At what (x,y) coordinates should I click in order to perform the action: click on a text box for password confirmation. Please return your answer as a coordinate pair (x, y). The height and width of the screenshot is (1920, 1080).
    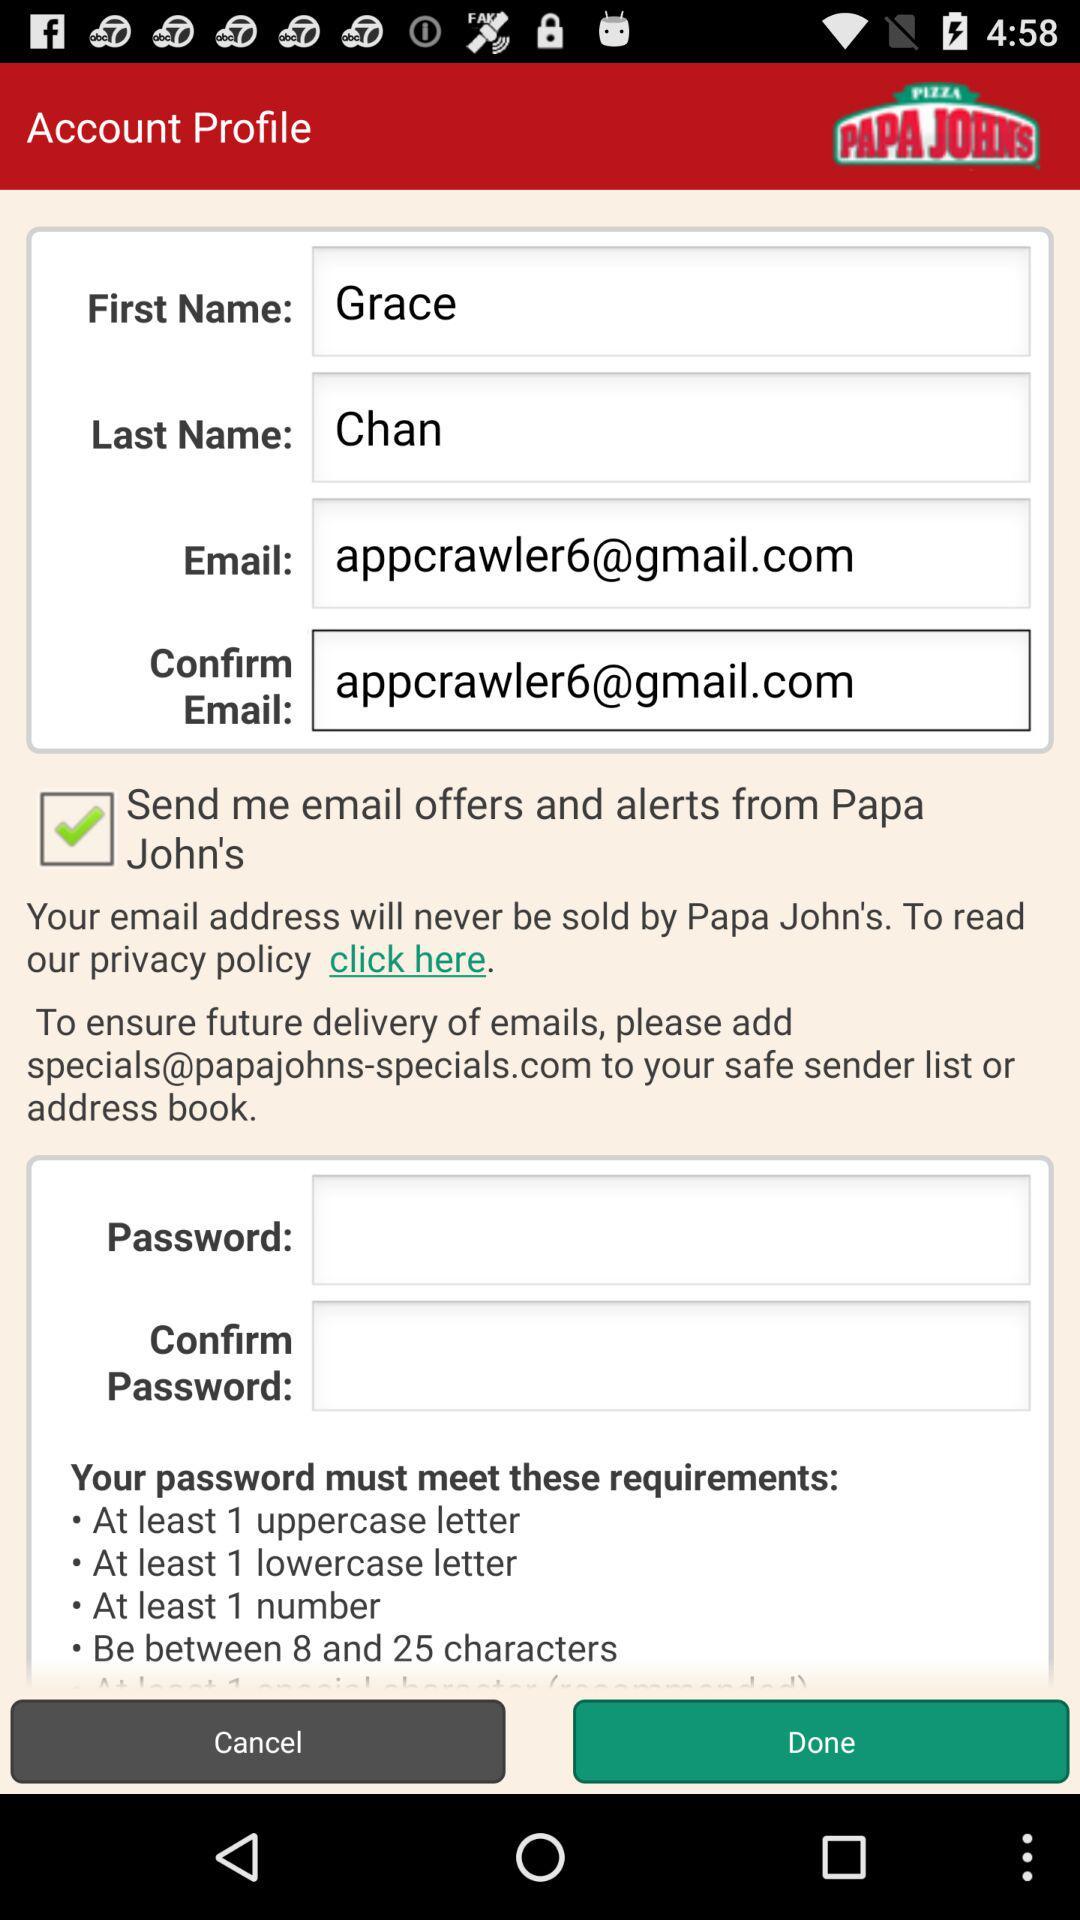
    Looking at the image, I should click on (671, 1361).